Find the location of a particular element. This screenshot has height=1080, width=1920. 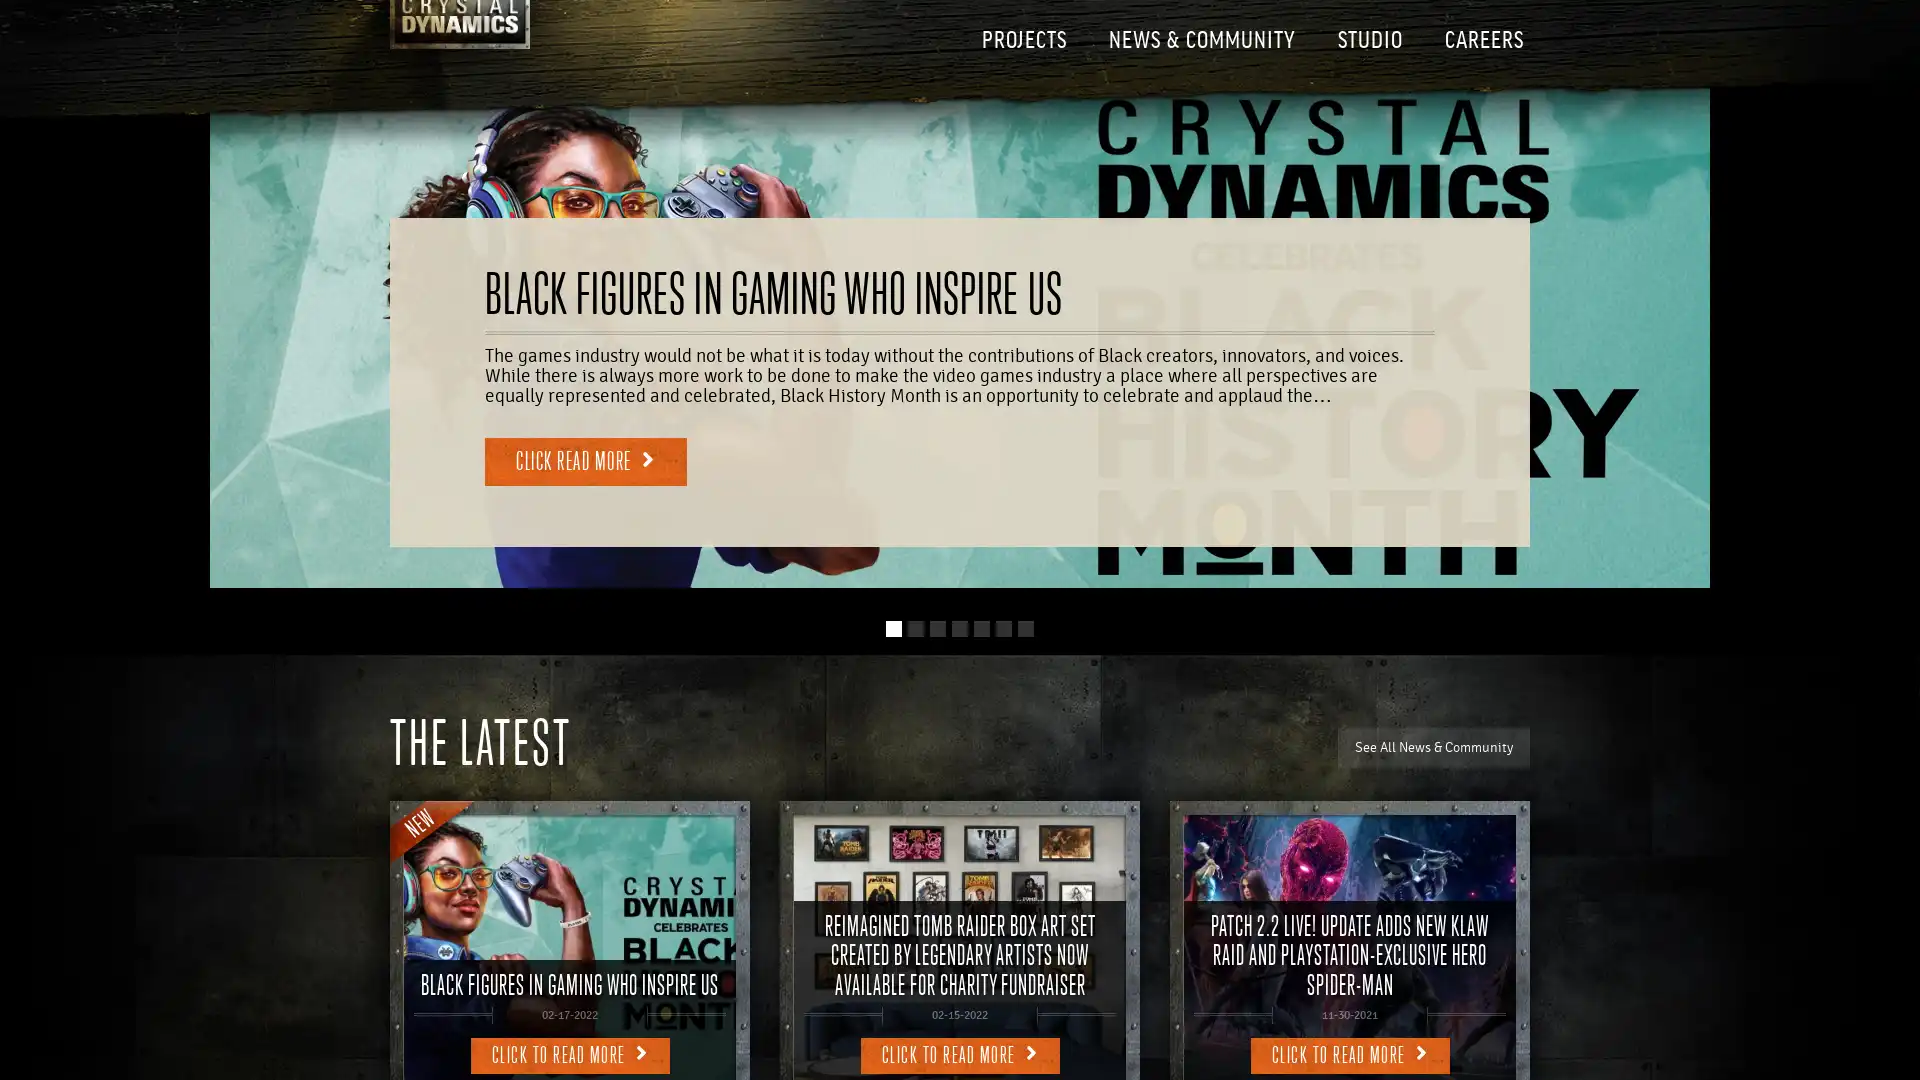

CLICK TO READ MORE is located at coordinates (568, 1054).